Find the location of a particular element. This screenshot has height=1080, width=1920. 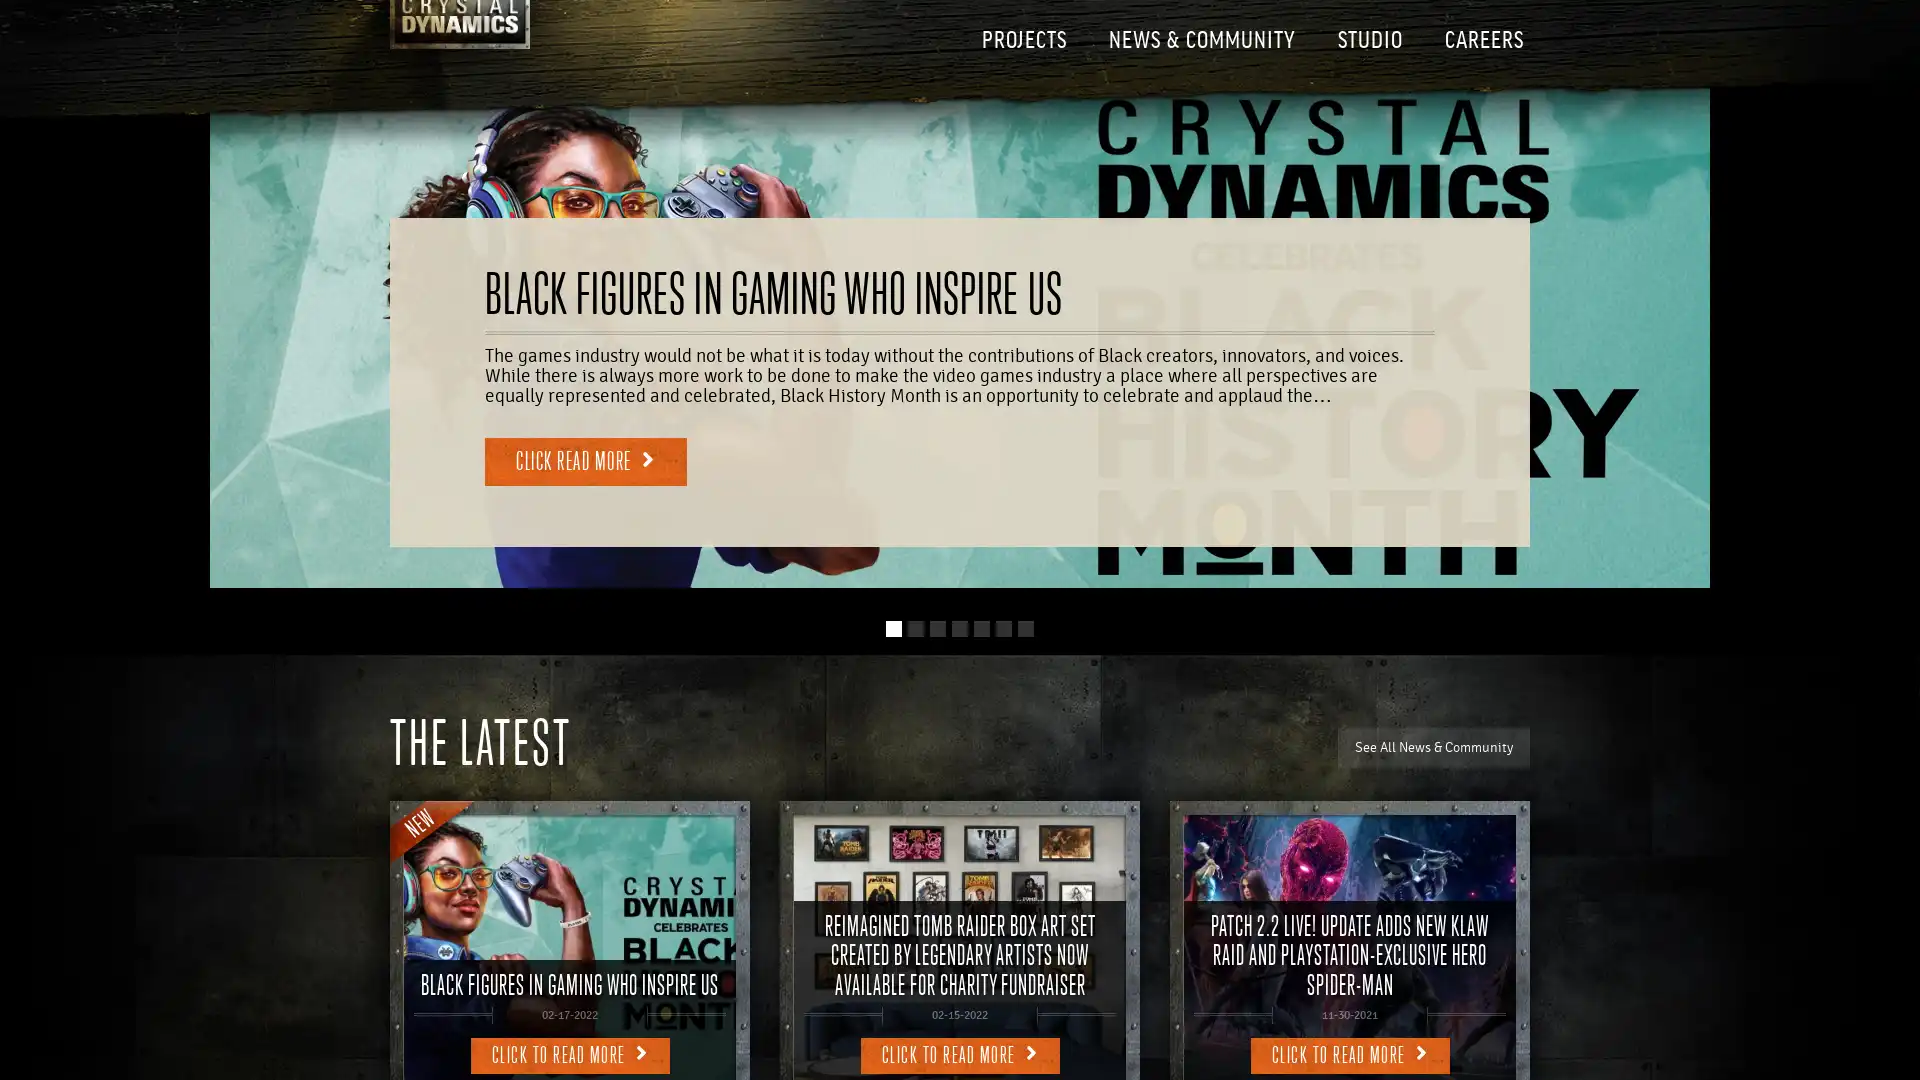

CLICK TO READ MORE is located at coordinates (568, 1054).